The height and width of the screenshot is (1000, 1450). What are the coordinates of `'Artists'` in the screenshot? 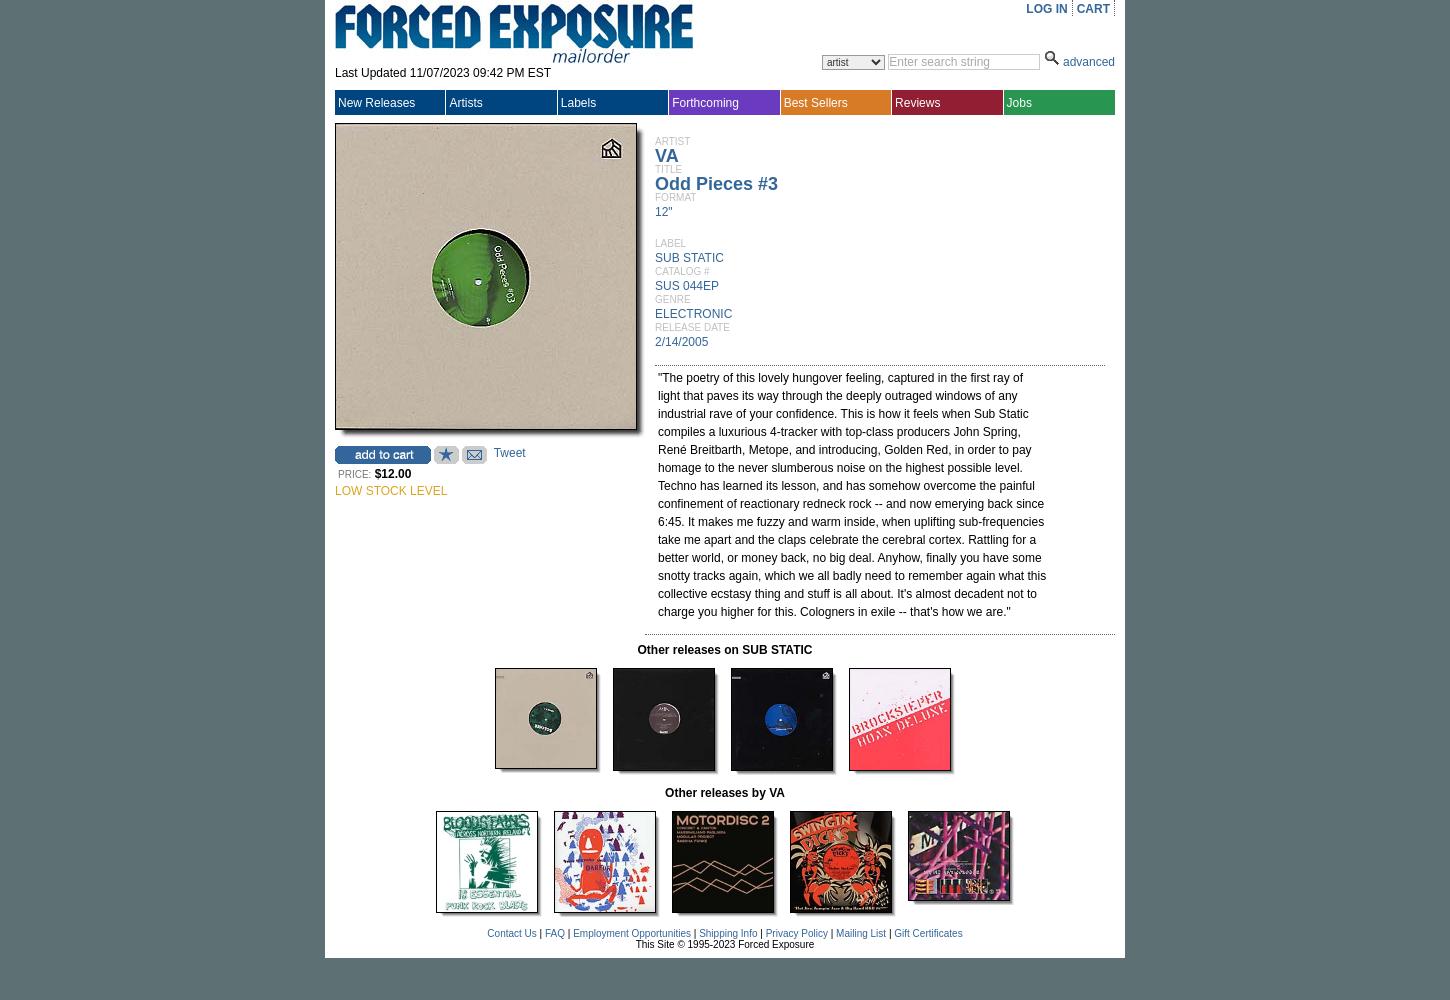 It's located at (464, 101).